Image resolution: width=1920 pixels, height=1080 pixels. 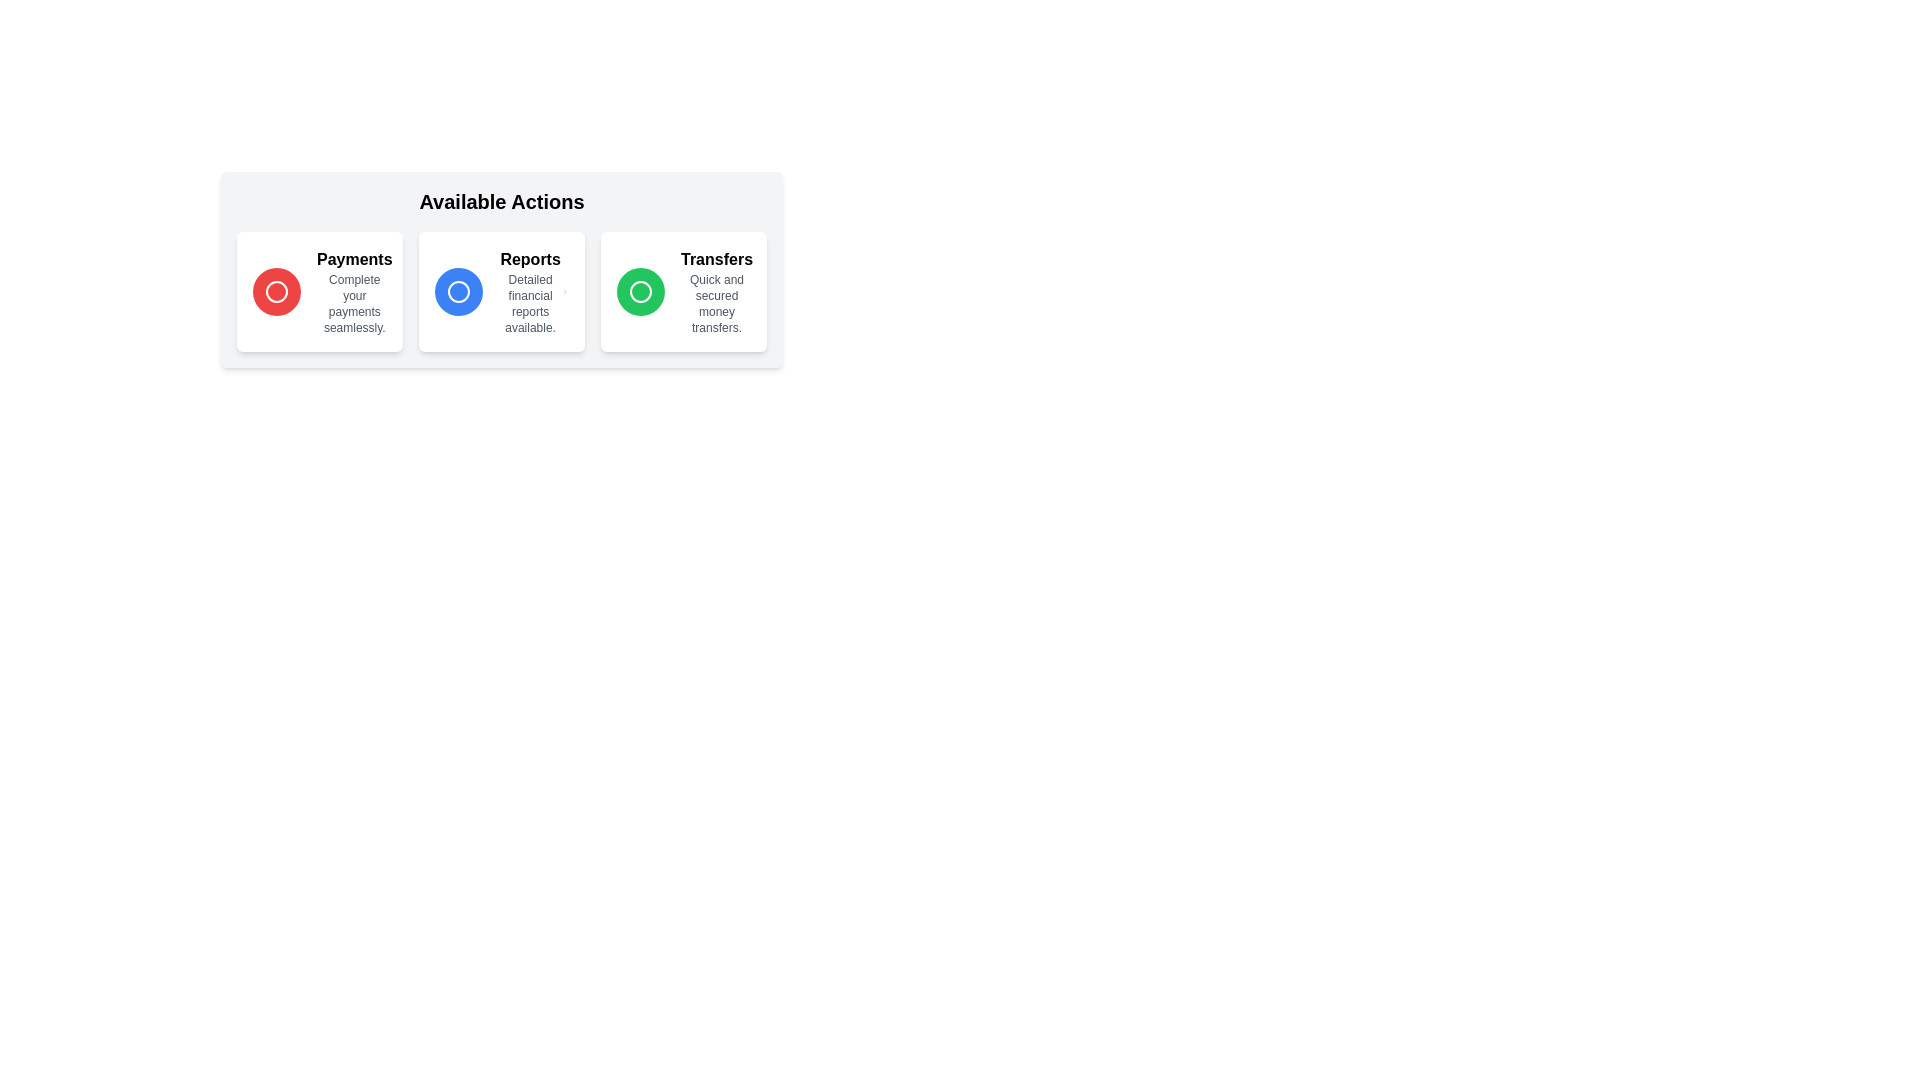 What do you see at coordinates (276, 292) in the screenshot?
I see `the circular icon with a red background and white border located within the 'Payments' card under 'Available Actions'` at bounding box center [276, 292].